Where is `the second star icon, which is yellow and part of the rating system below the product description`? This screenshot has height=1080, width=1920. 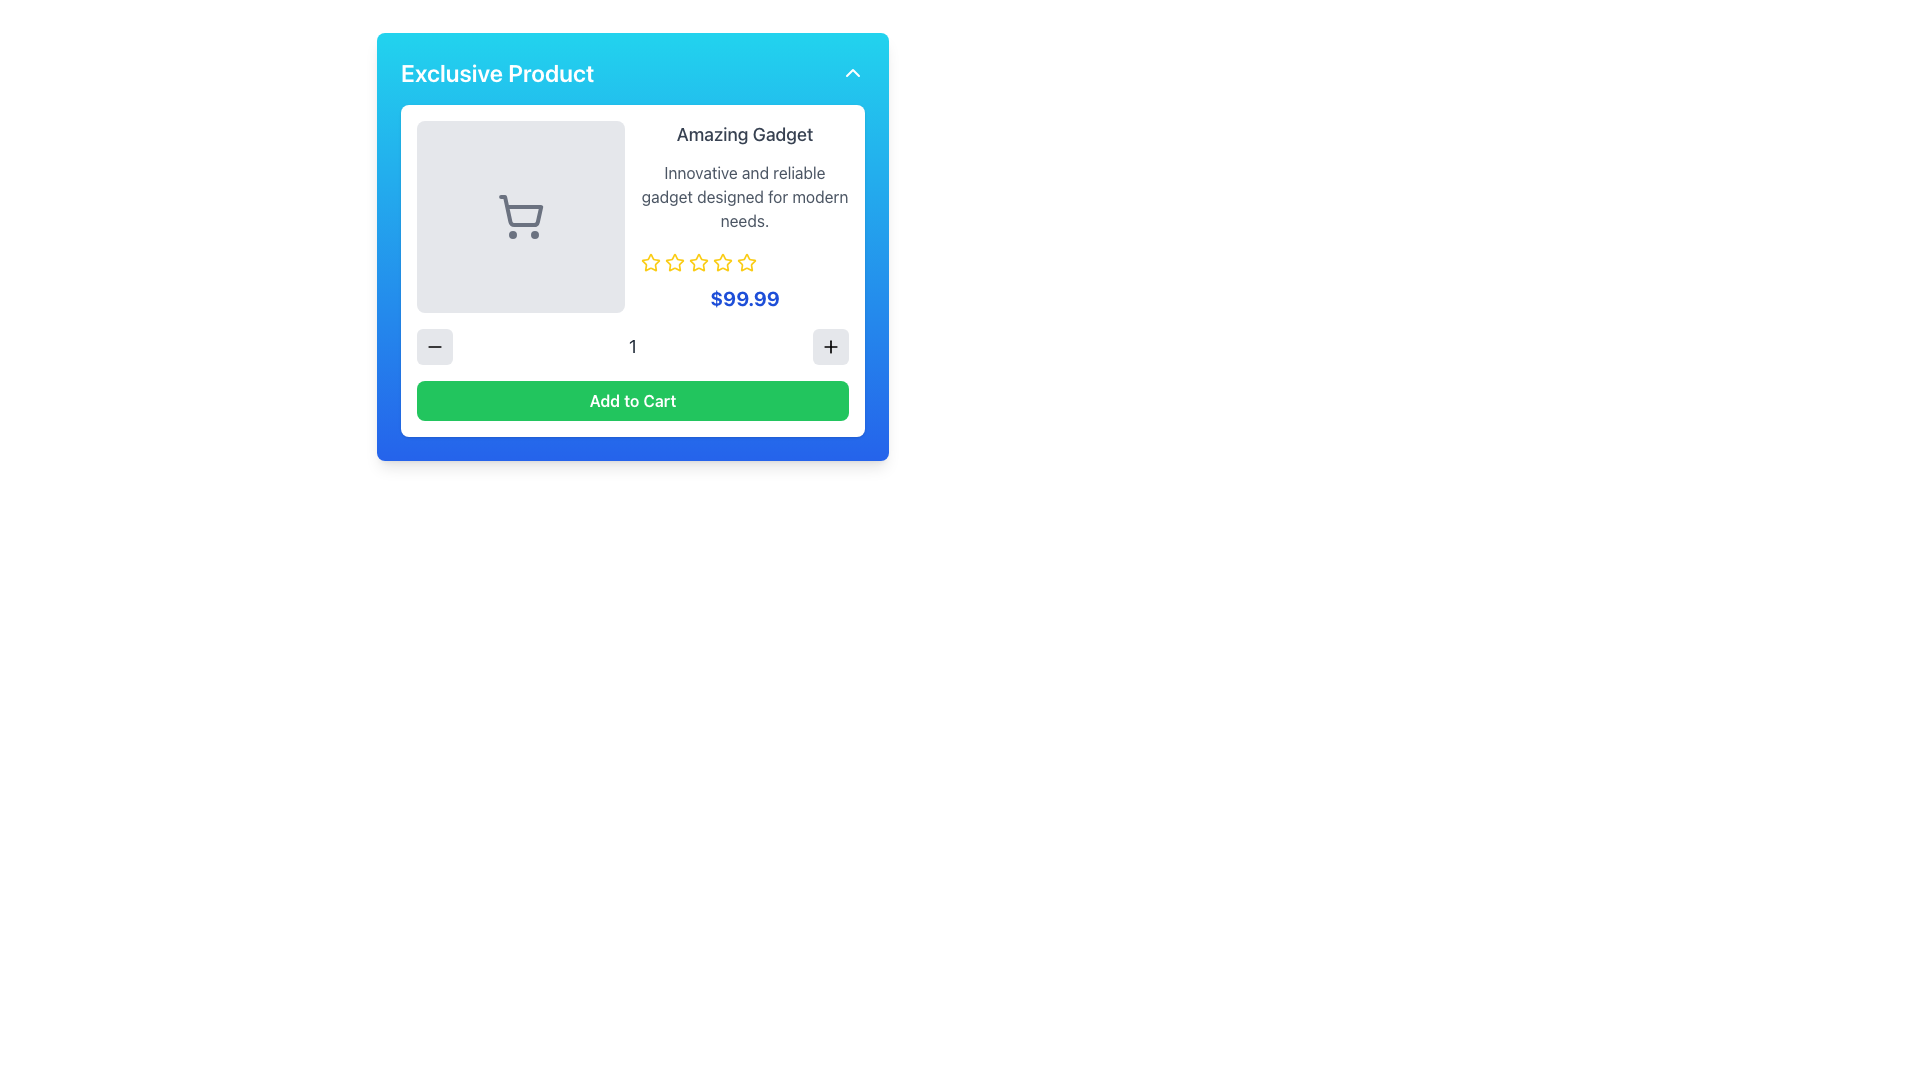 the second star icon, which is yellow and part of the rating system below the product description is located at coordinates (699, 261).